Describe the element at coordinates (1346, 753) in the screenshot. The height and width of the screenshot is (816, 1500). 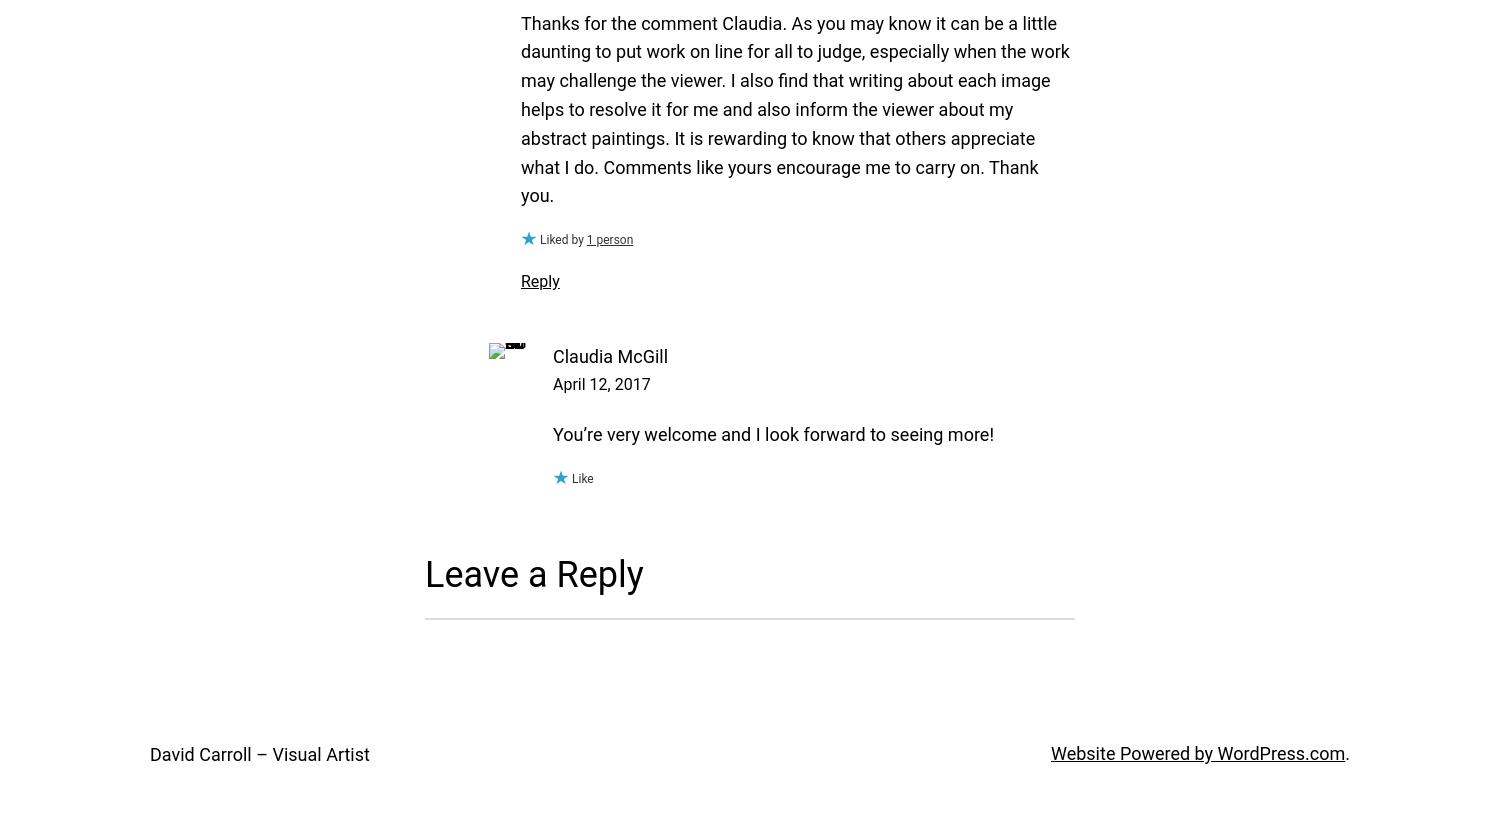
I see `'.'` at that location.